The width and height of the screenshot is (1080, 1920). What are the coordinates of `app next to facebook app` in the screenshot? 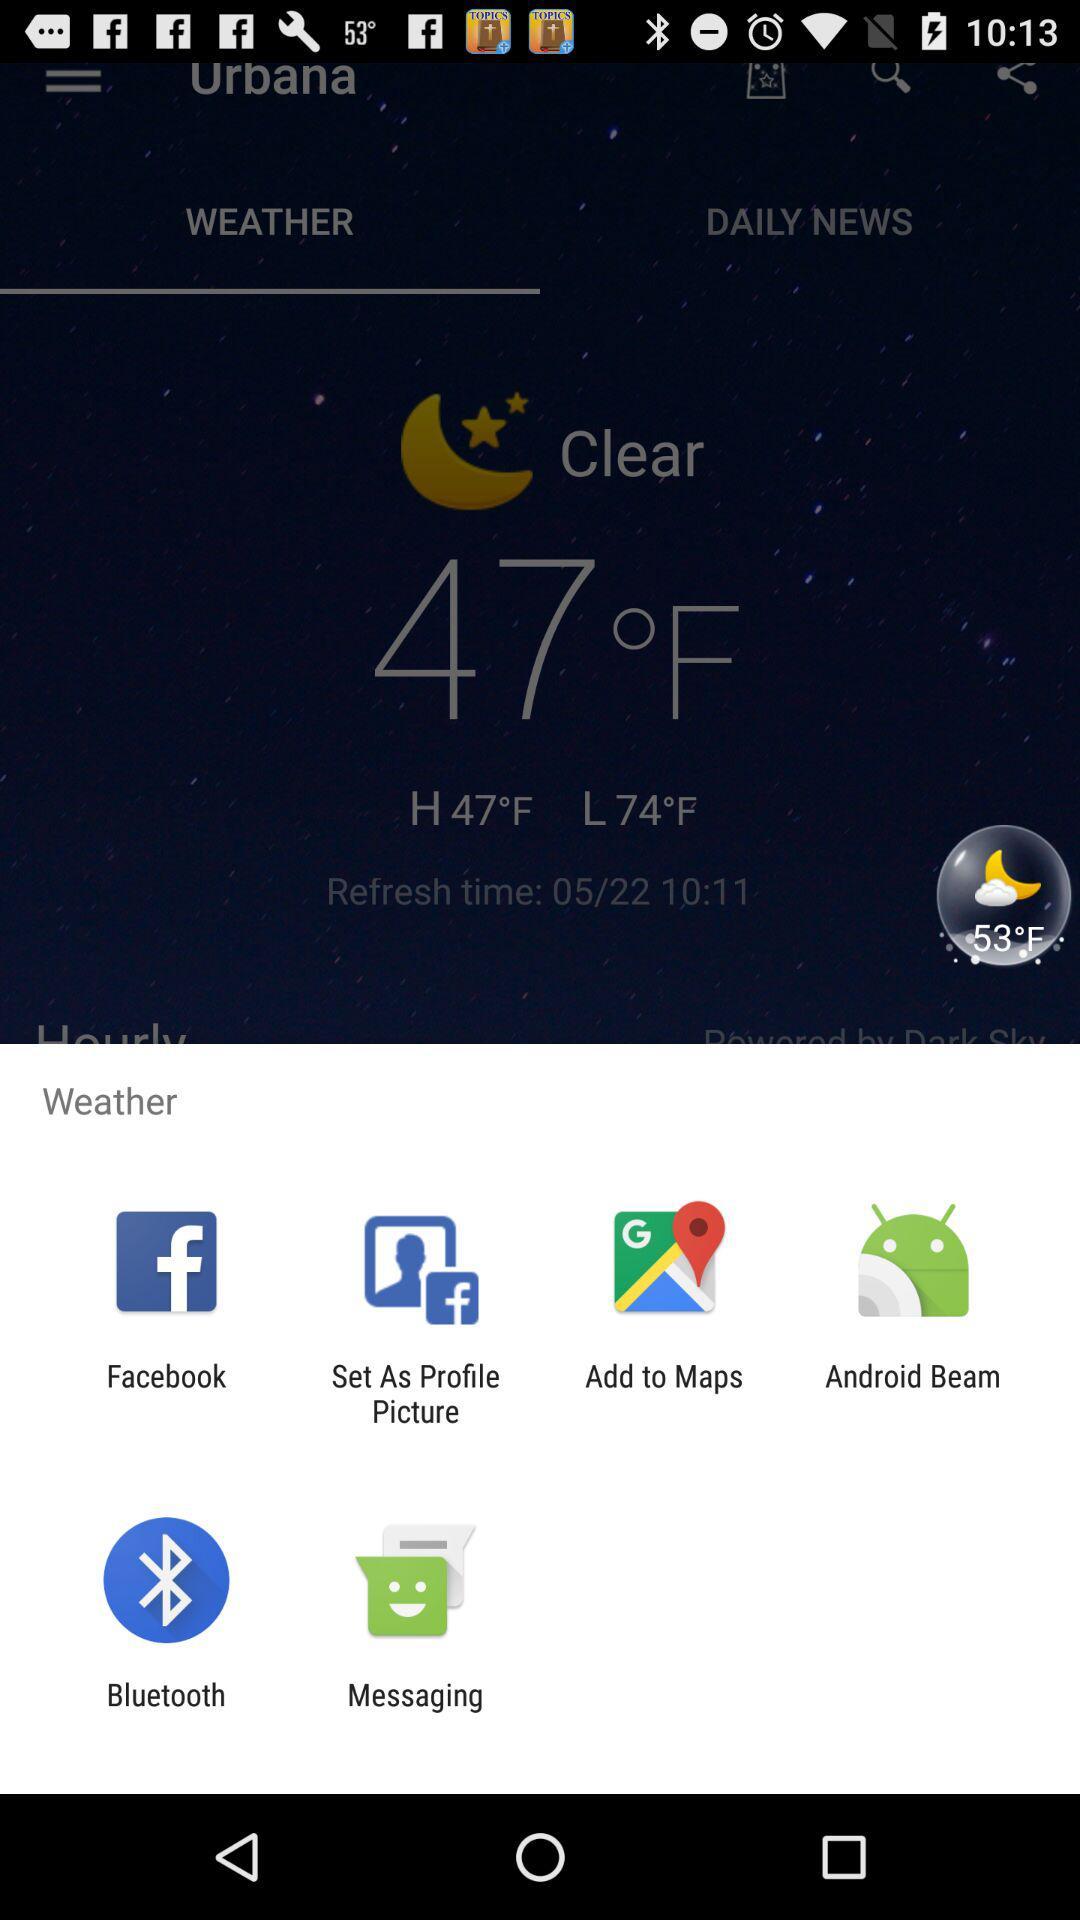 It's located at (414, 1392).